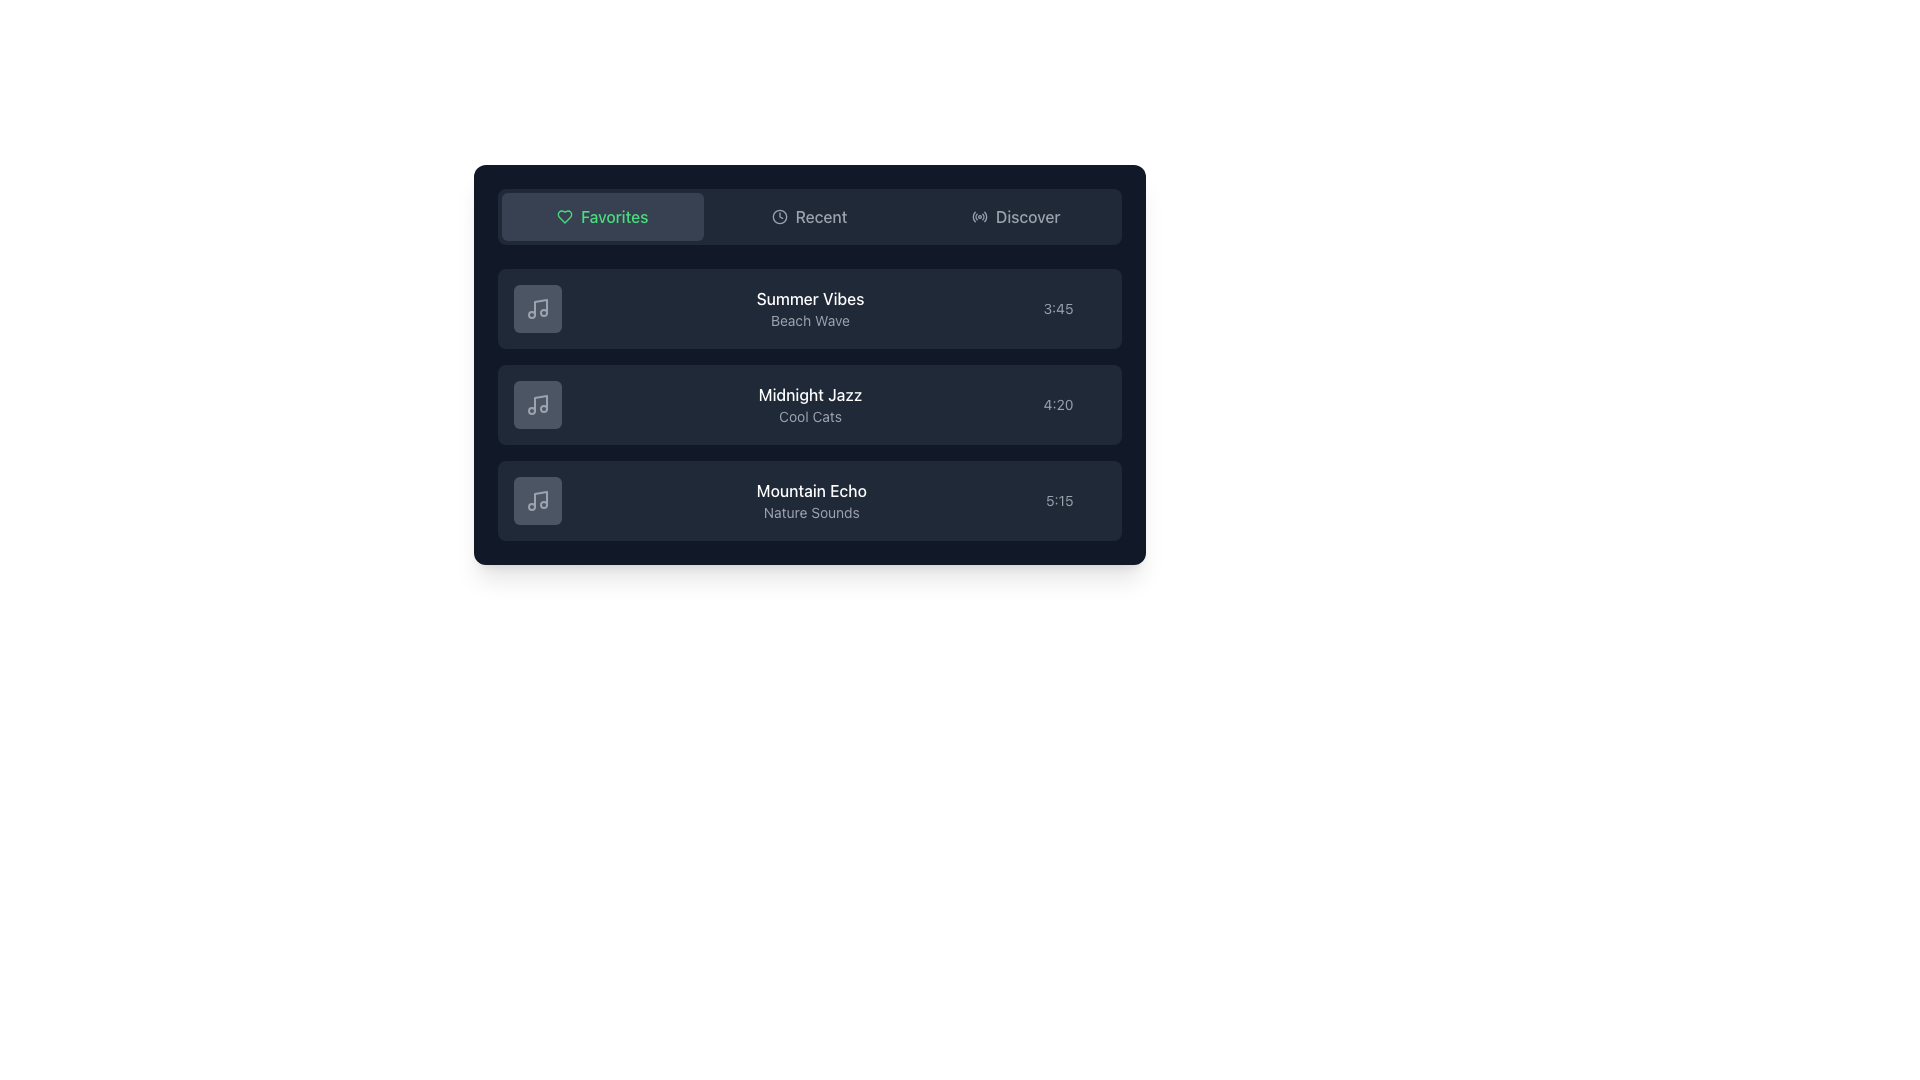 The image size is (1920, 1080). Describe the element at coordinates (821, 216) in the screenshot. I see `the 'Recent' text label, which is a medium-weight light-gray label located in the center of the horizontal navigation bar at the top of the main content area, positioned between 'Favorites' and 'Discover'` at that location.